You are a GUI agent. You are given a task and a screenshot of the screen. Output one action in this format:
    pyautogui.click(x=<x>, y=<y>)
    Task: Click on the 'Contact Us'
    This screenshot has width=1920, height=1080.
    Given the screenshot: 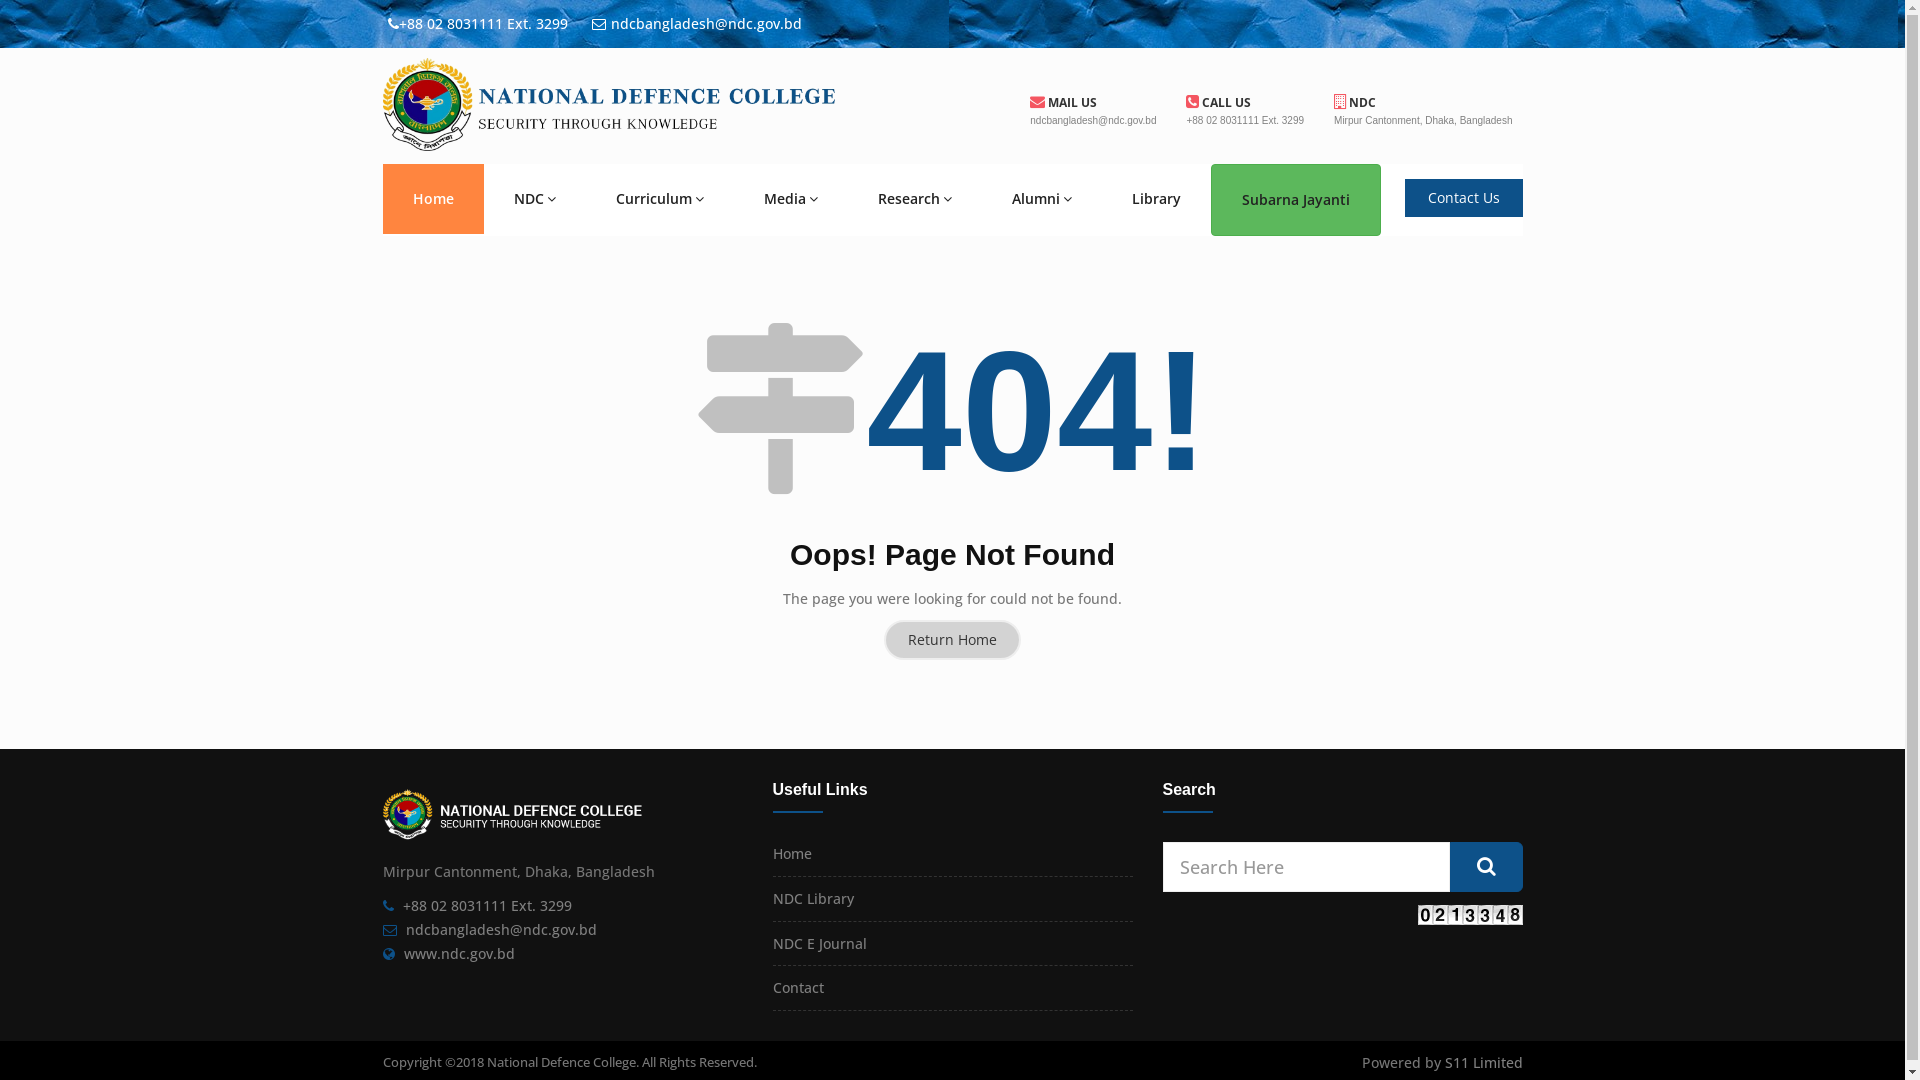 What is the action you would take?
    pyautogui.click(x=1463, y=197)
    